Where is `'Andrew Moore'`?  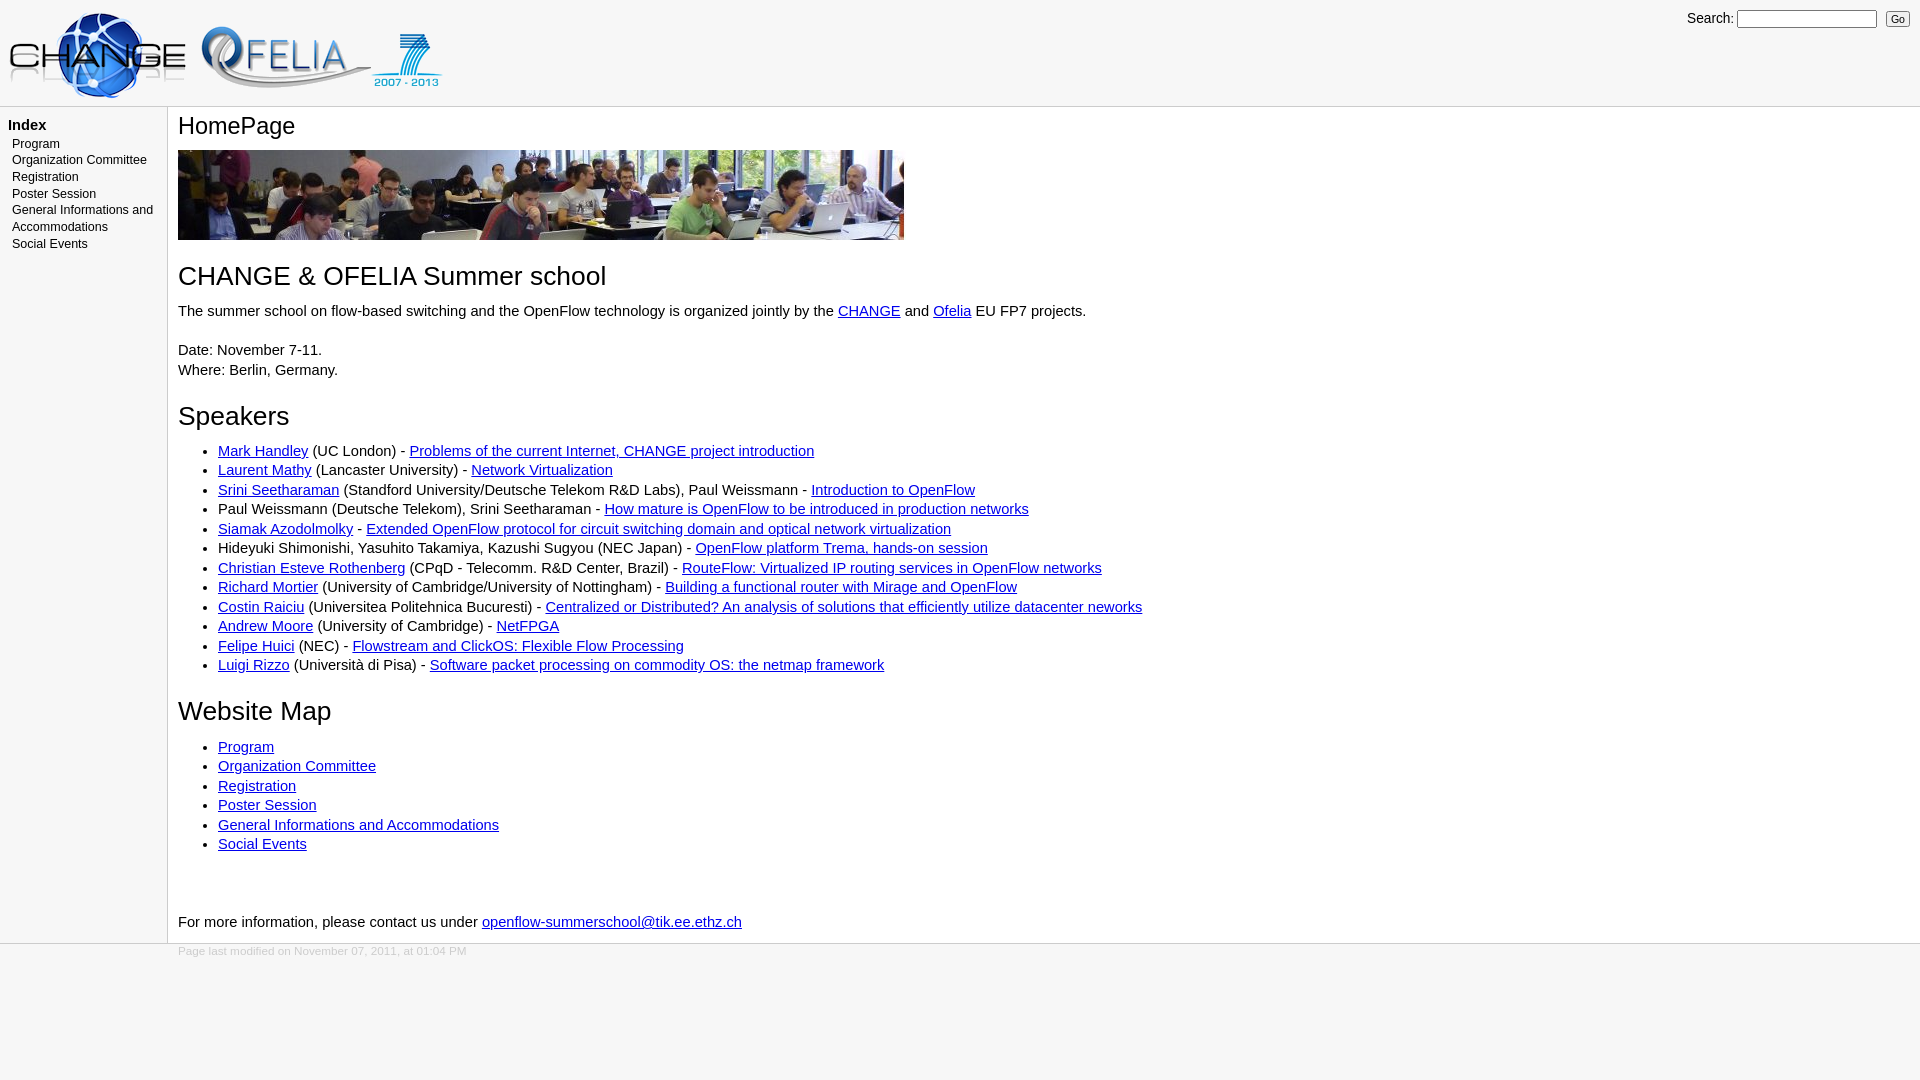
'Andrew Moore' is located at coordinates (264, 624).